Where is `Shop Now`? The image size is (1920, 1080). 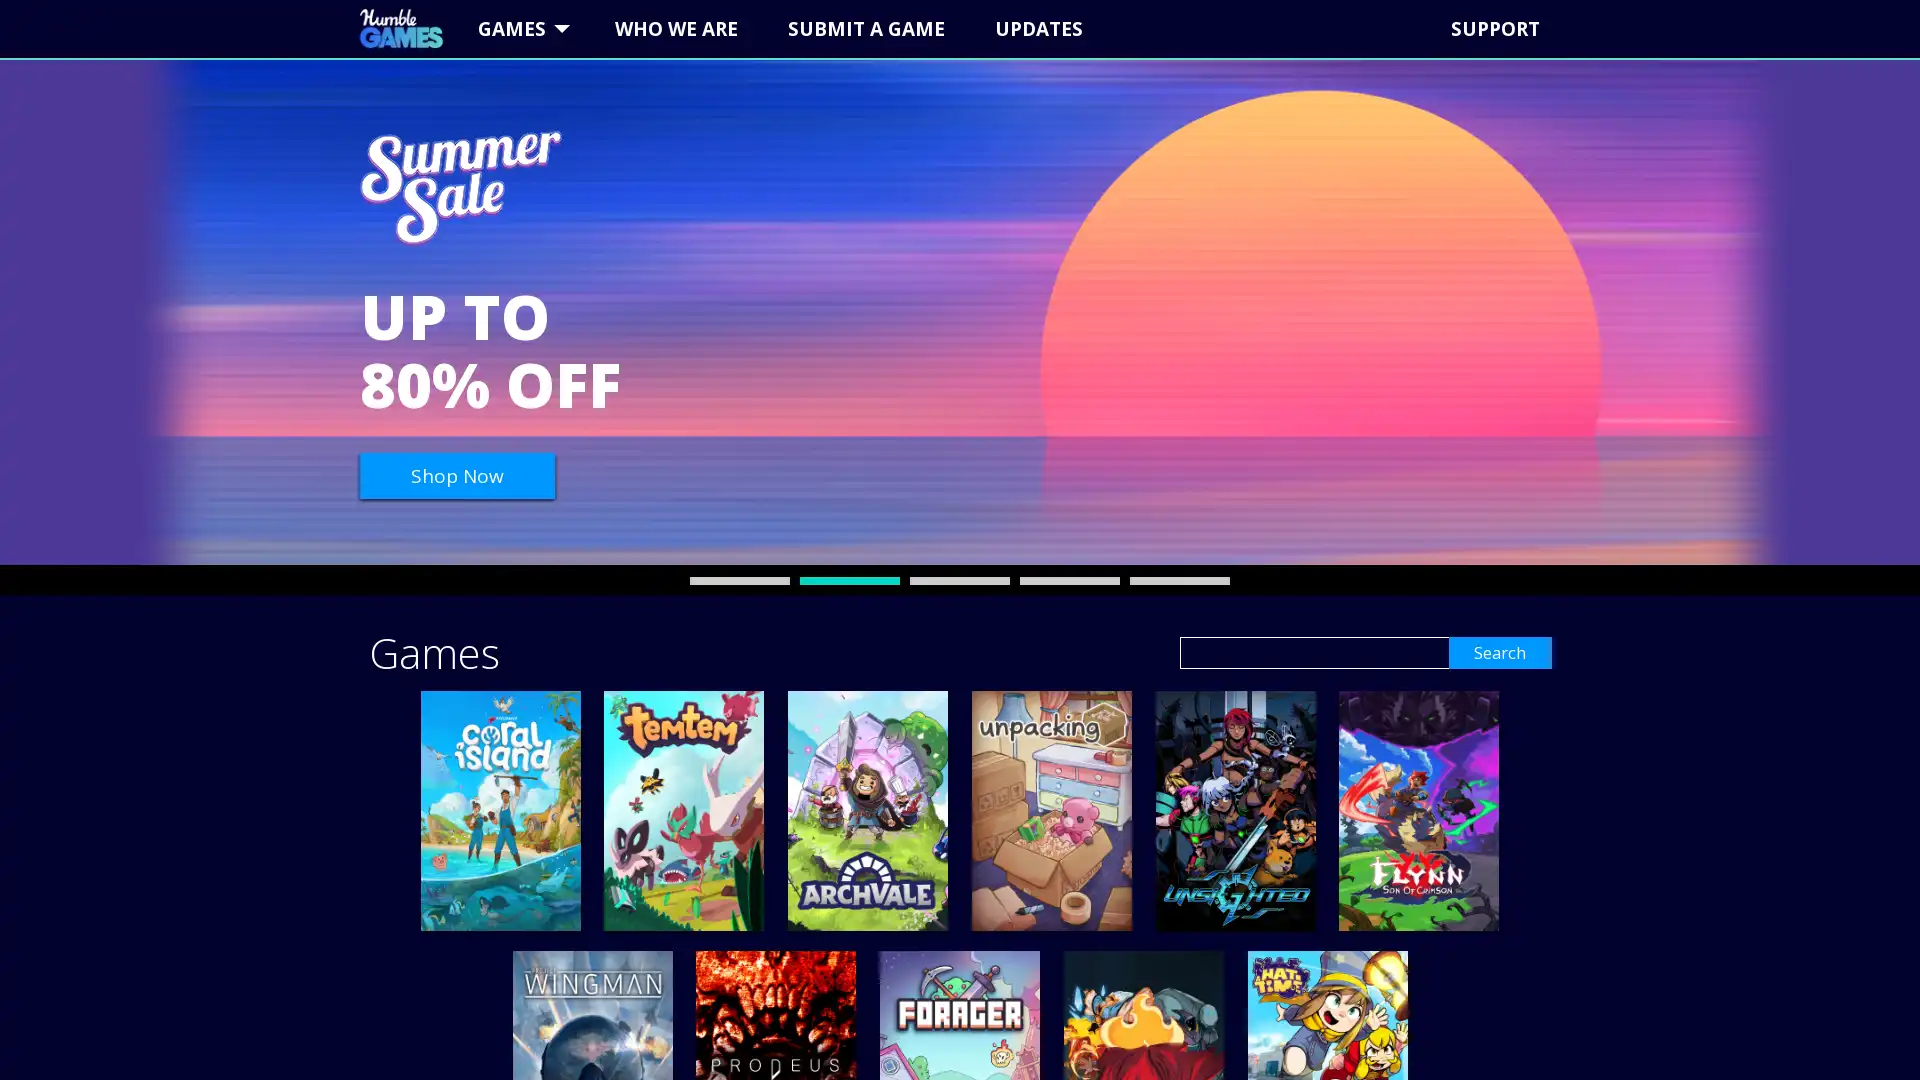 Shop Now is located at coordinates (456, 475).